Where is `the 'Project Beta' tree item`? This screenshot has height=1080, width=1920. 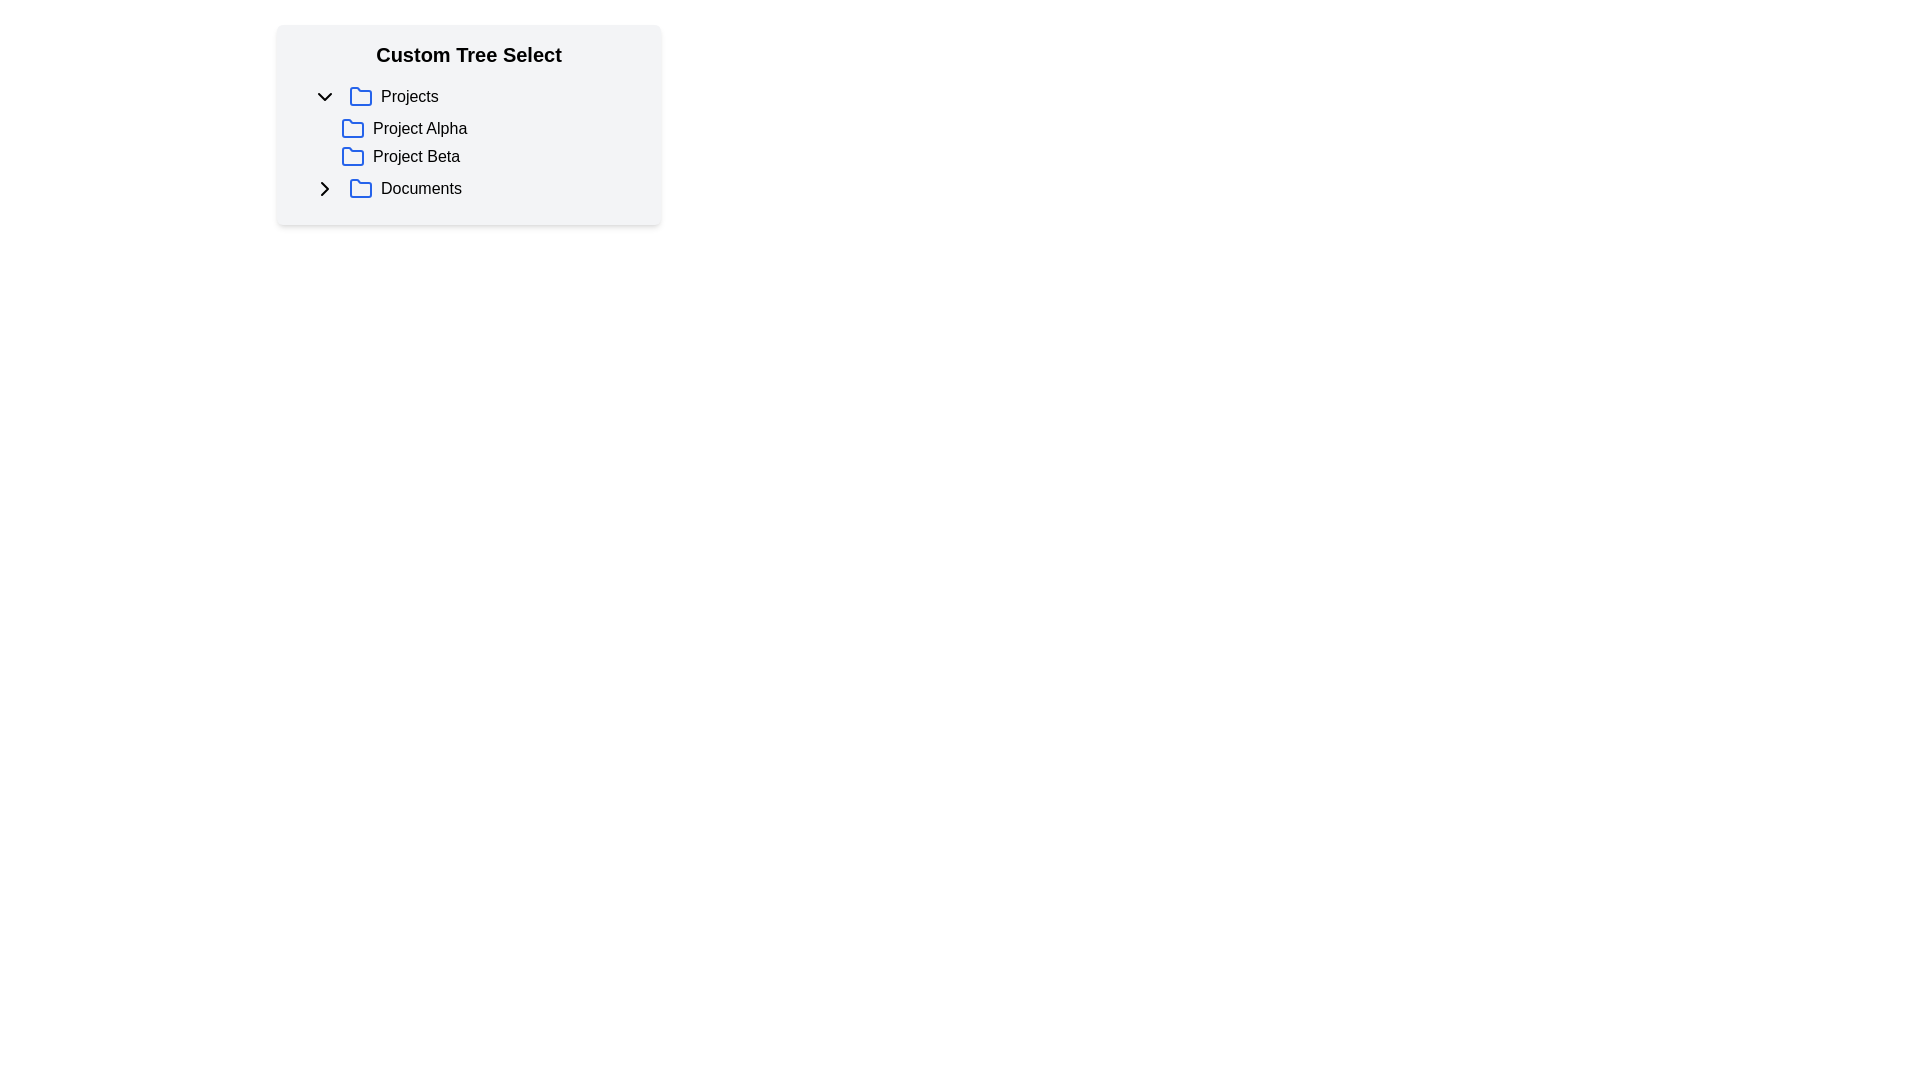
the 'Project Beta' tree item is located at coordinates (493, 141).